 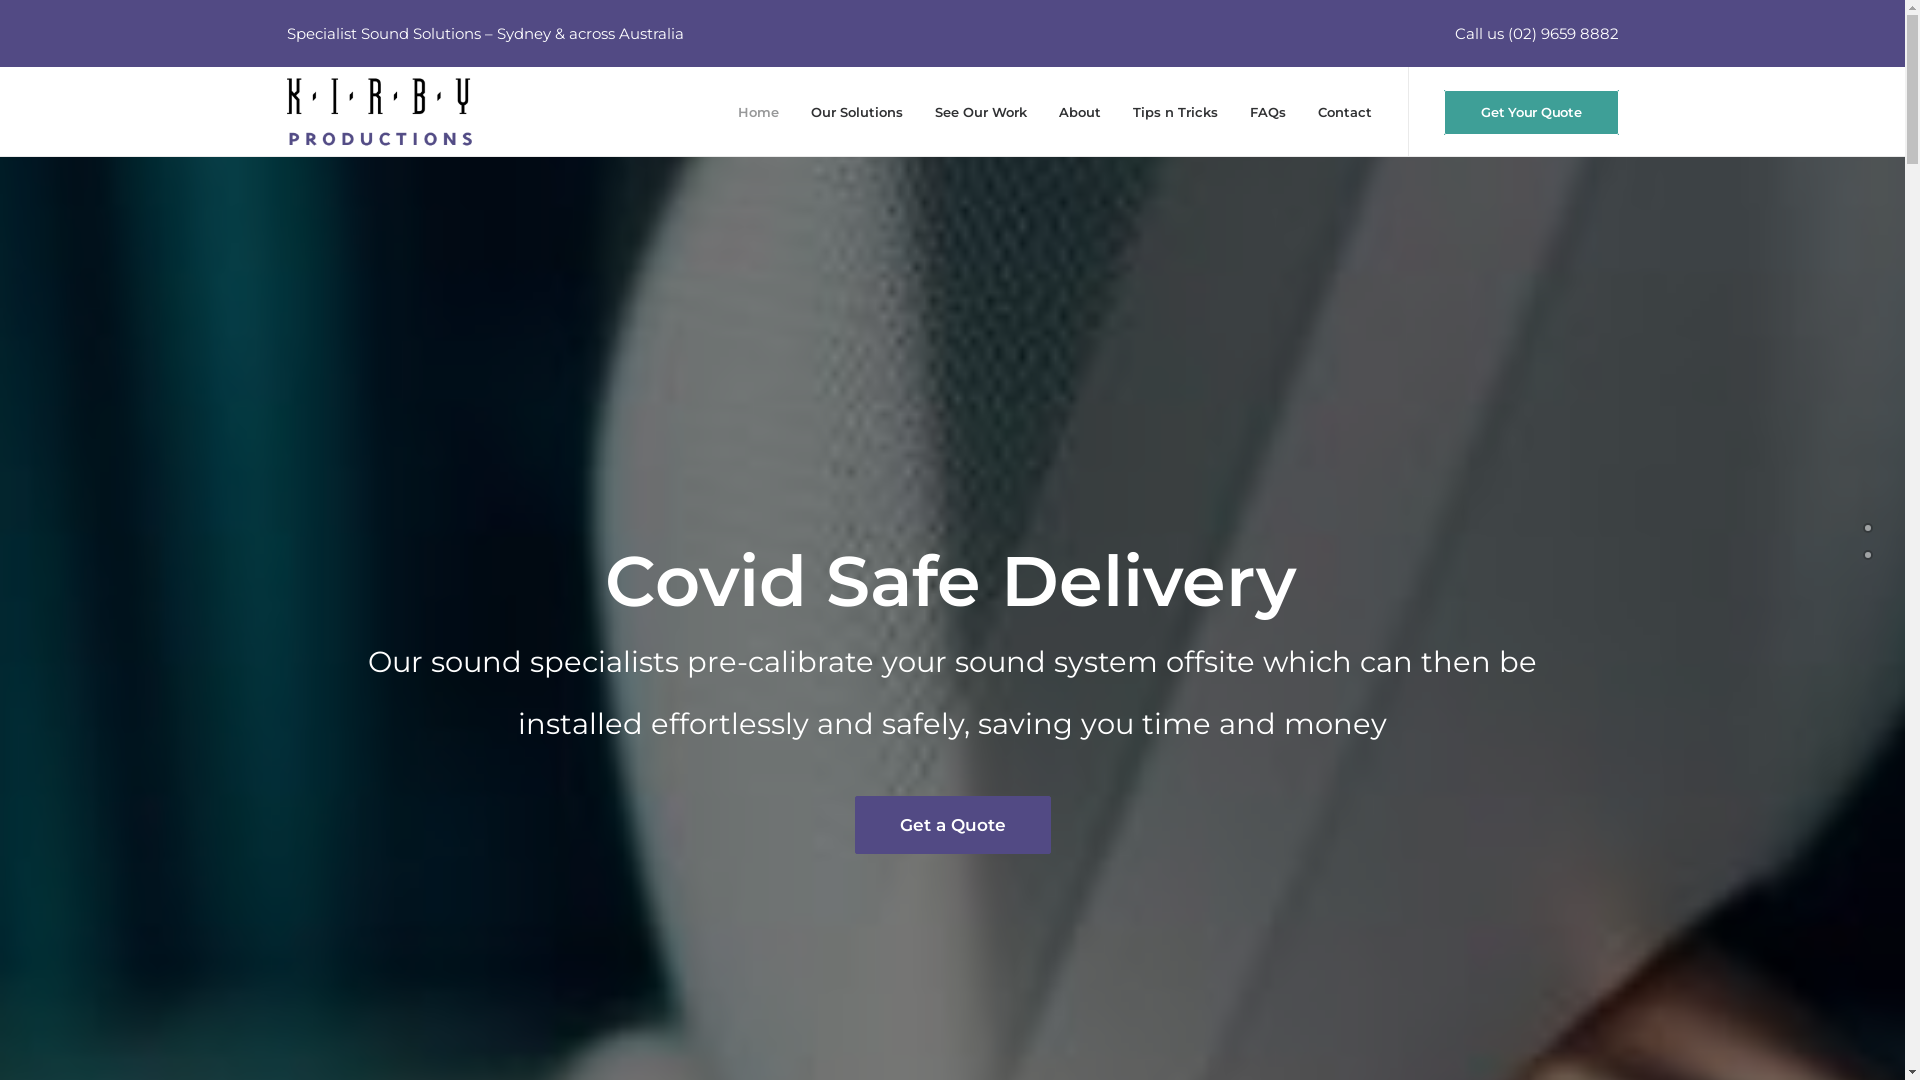 I want to click on 'Our Solutions', so click(x=857, y=111).